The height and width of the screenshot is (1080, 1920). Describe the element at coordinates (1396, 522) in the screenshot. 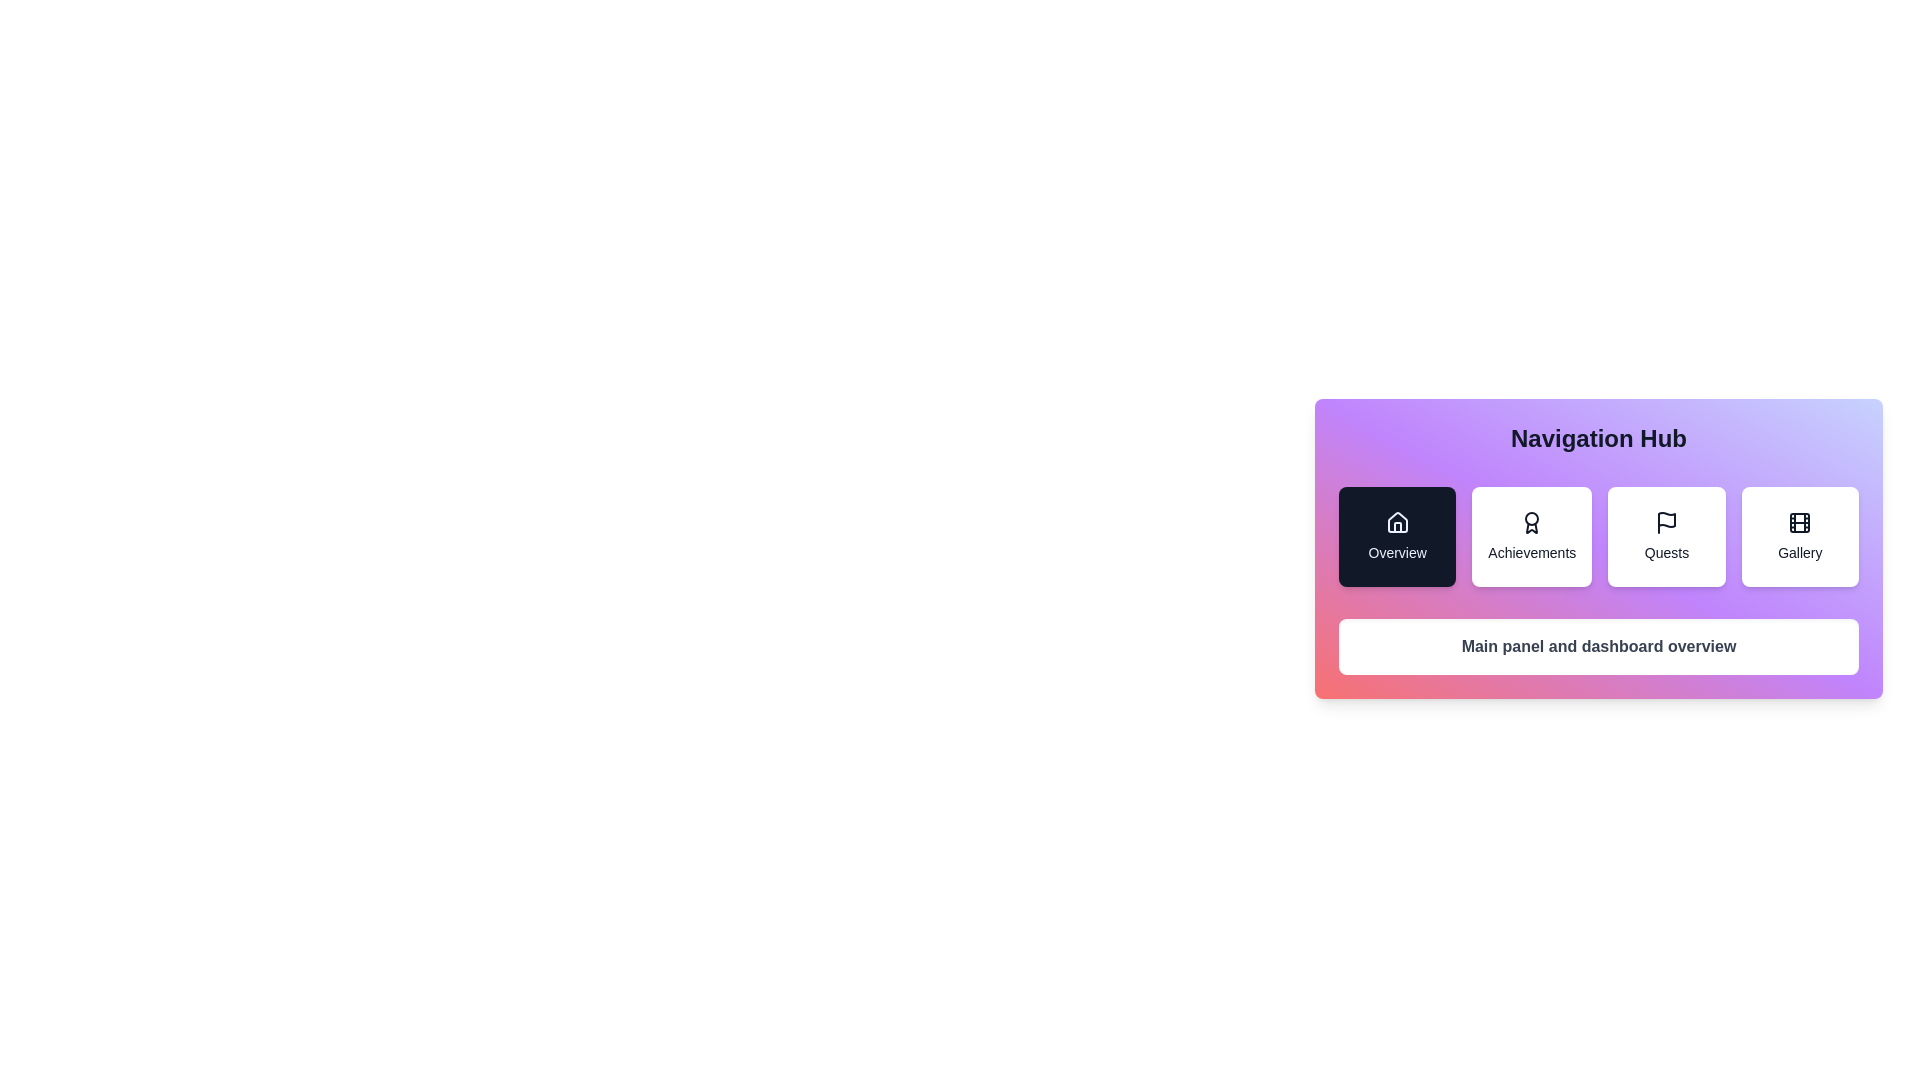

I see `the house-shaped icon within the dark blue tile labeled 'Overview' in the navigation menu` at that location.